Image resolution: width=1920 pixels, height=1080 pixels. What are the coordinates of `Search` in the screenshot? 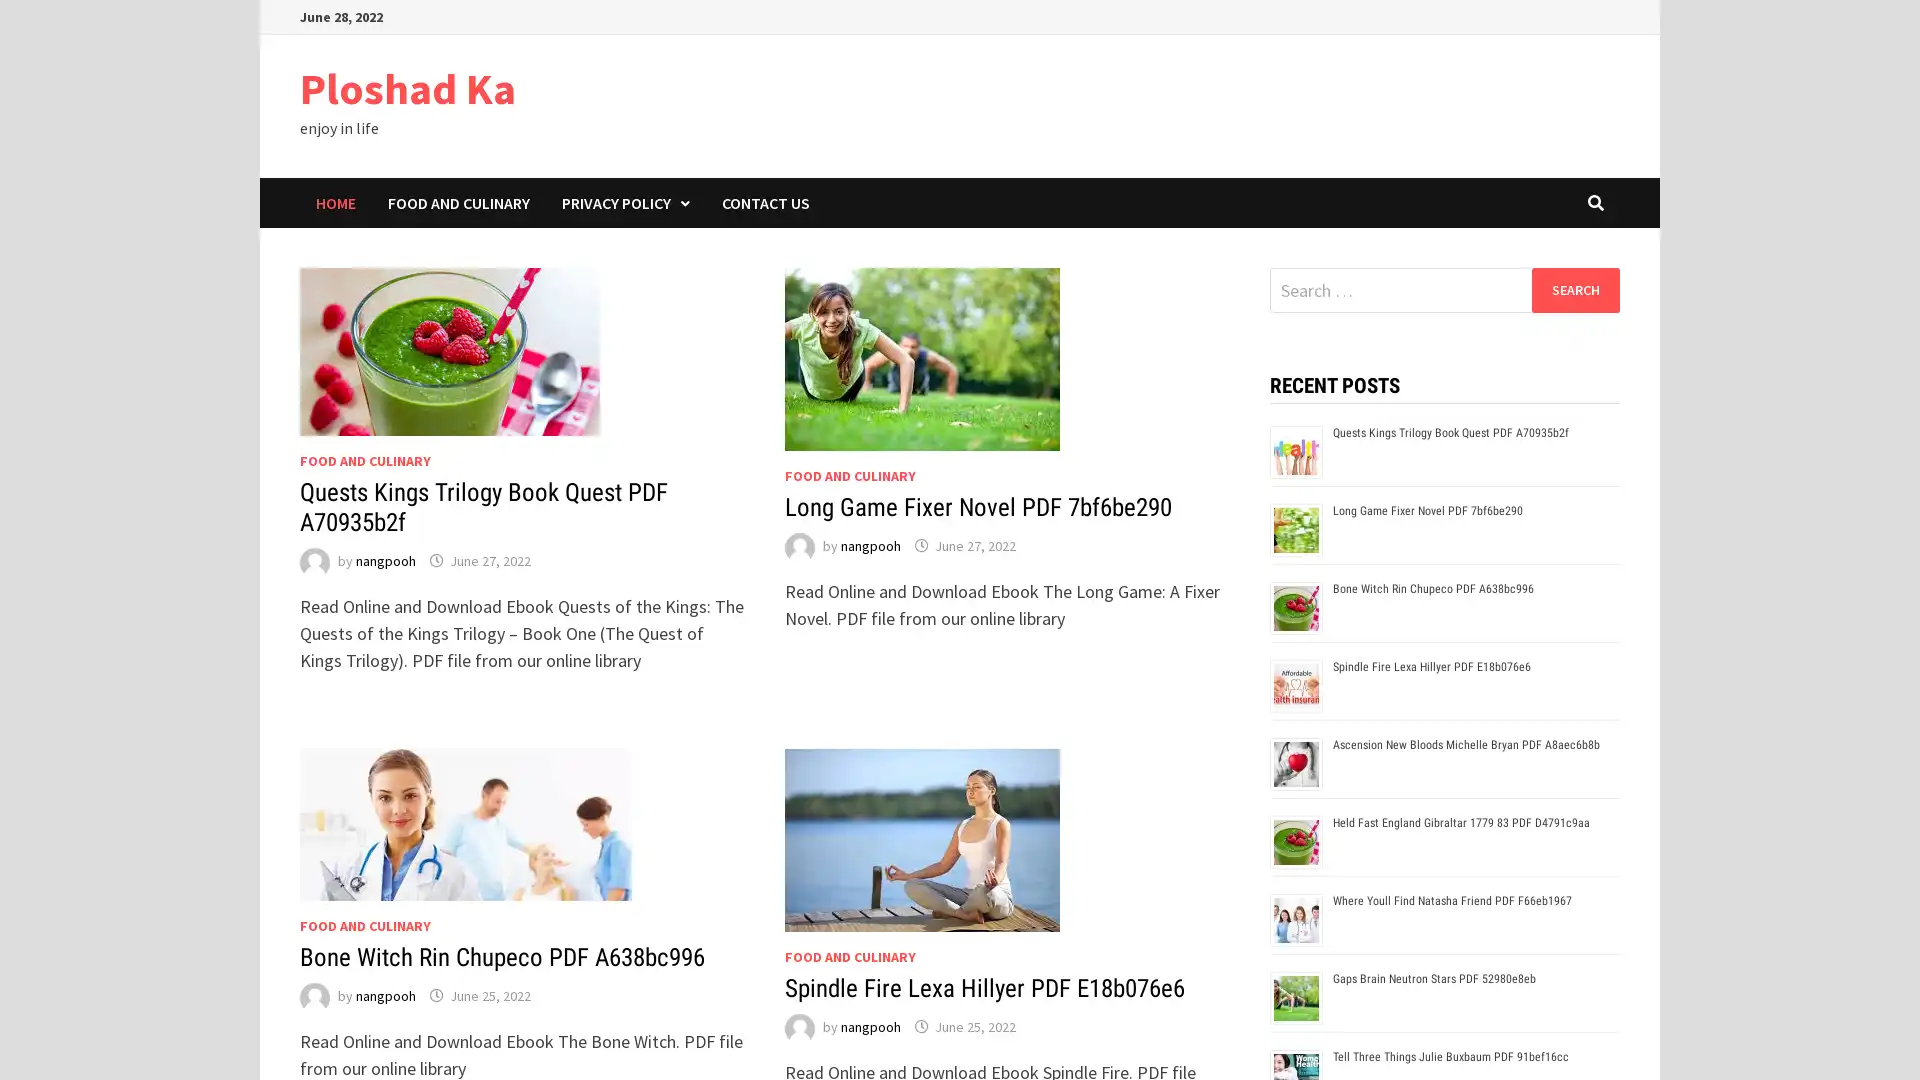 It's located at (1574, 289).